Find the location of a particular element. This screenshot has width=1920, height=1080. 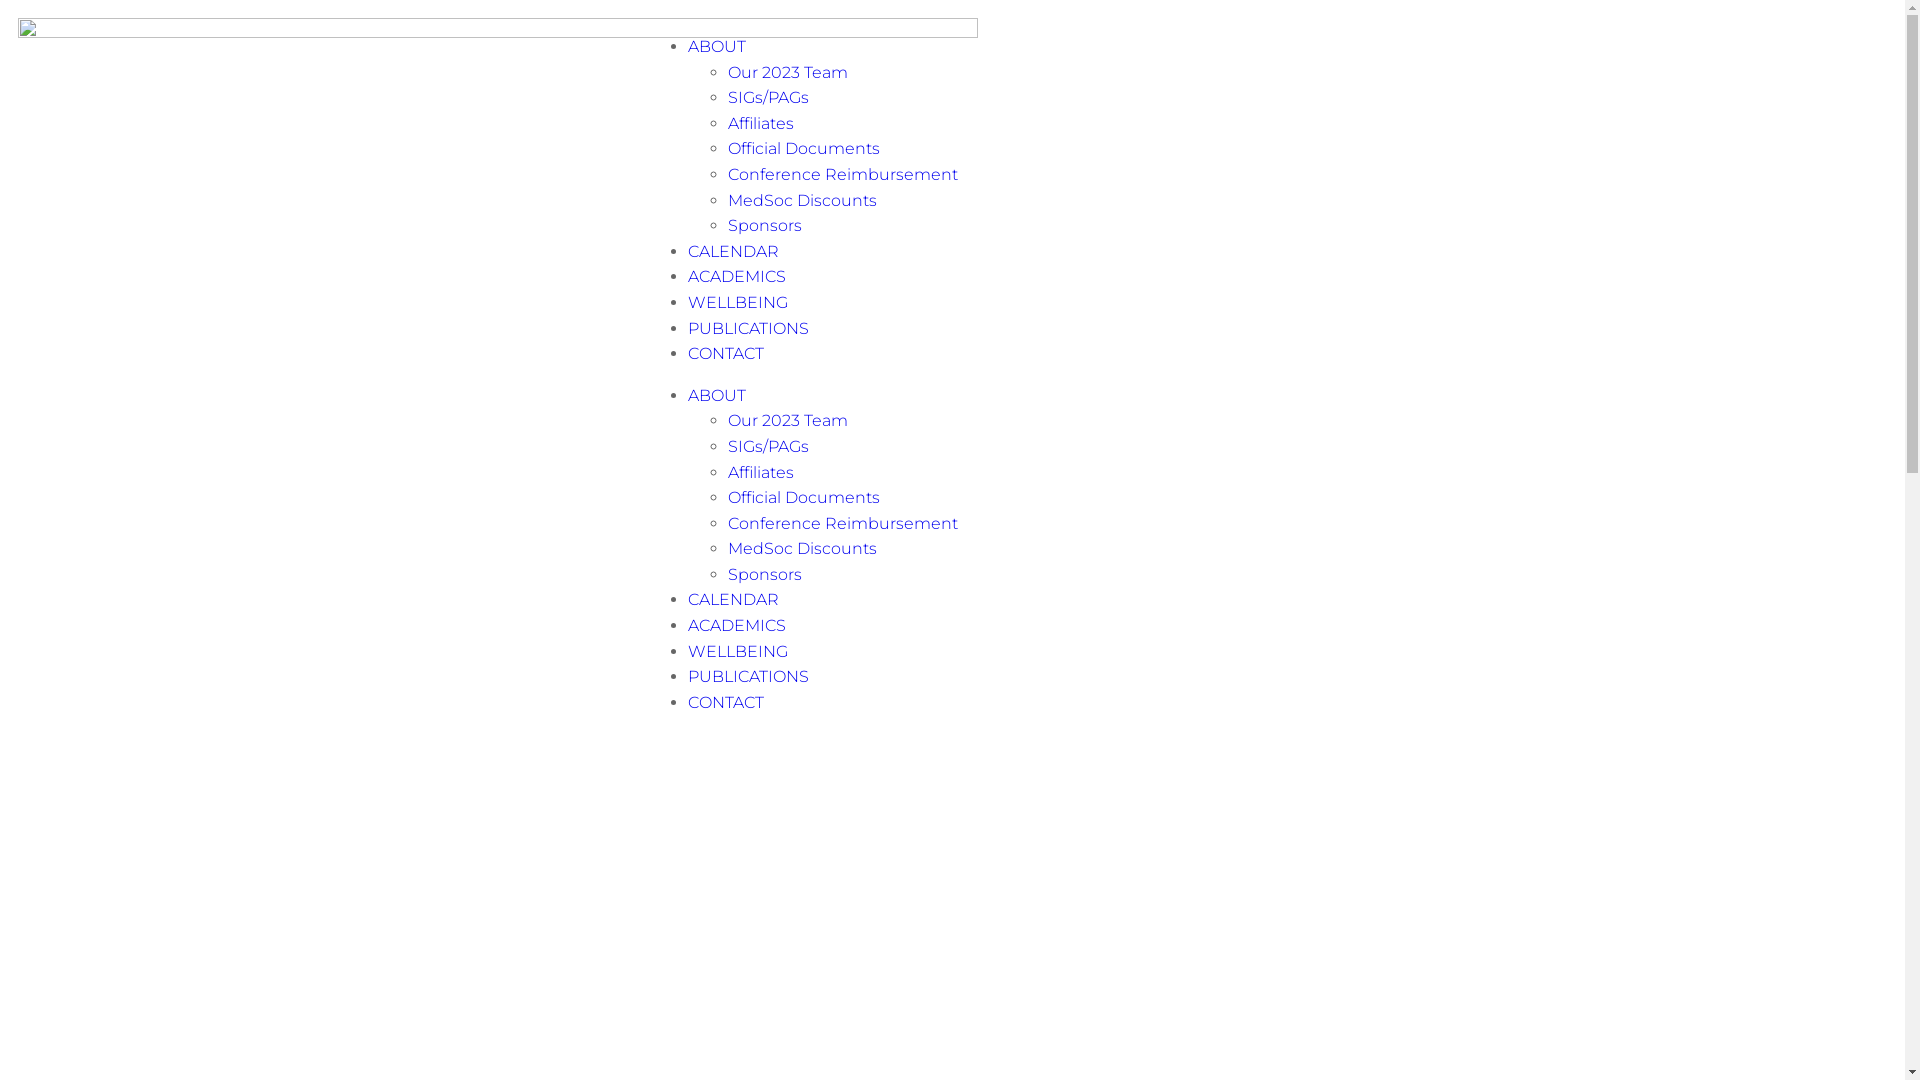

'ABOUT' is located at coordinates (716, 395).